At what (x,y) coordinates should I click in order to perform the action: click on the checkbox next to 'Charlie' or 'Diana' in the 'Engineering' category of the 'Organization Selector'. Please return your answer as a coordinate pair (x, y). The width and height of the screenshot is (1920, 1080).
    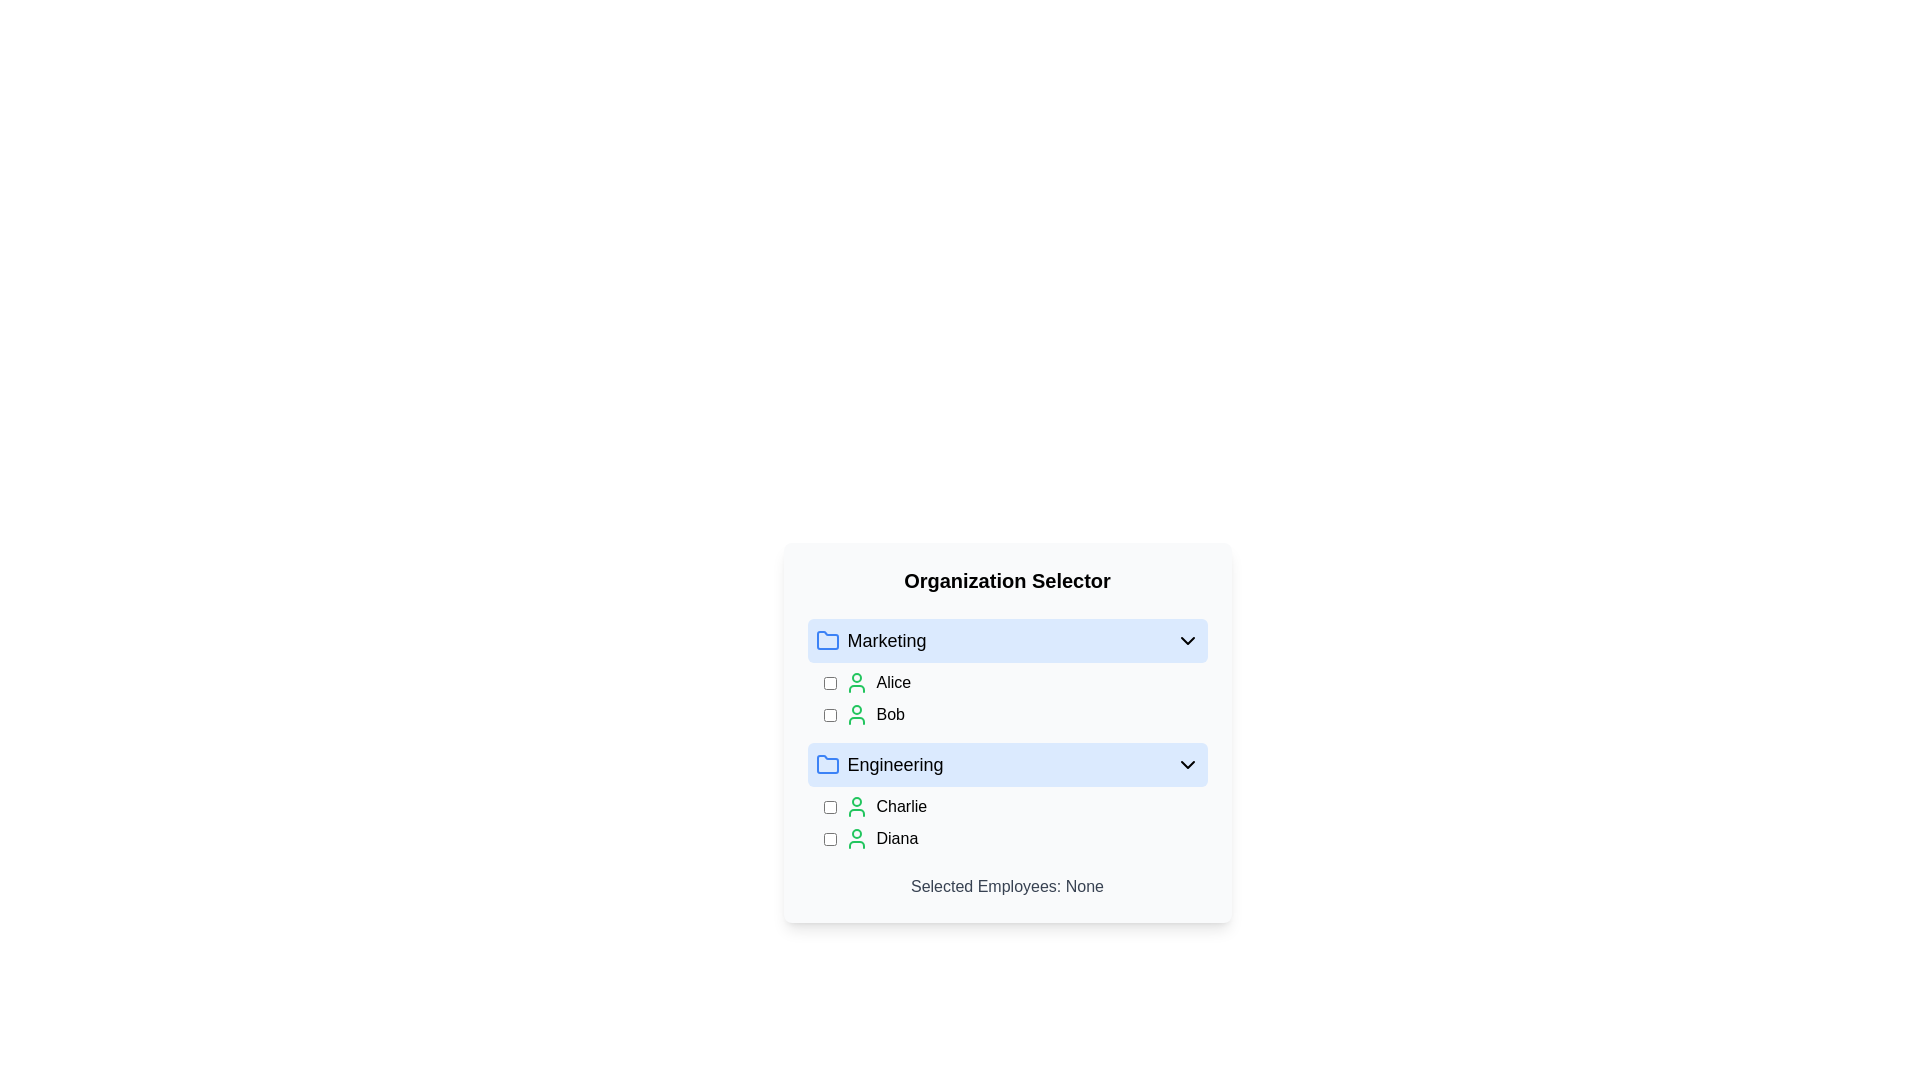
    Looking at the image, I should click on (1007, 822).